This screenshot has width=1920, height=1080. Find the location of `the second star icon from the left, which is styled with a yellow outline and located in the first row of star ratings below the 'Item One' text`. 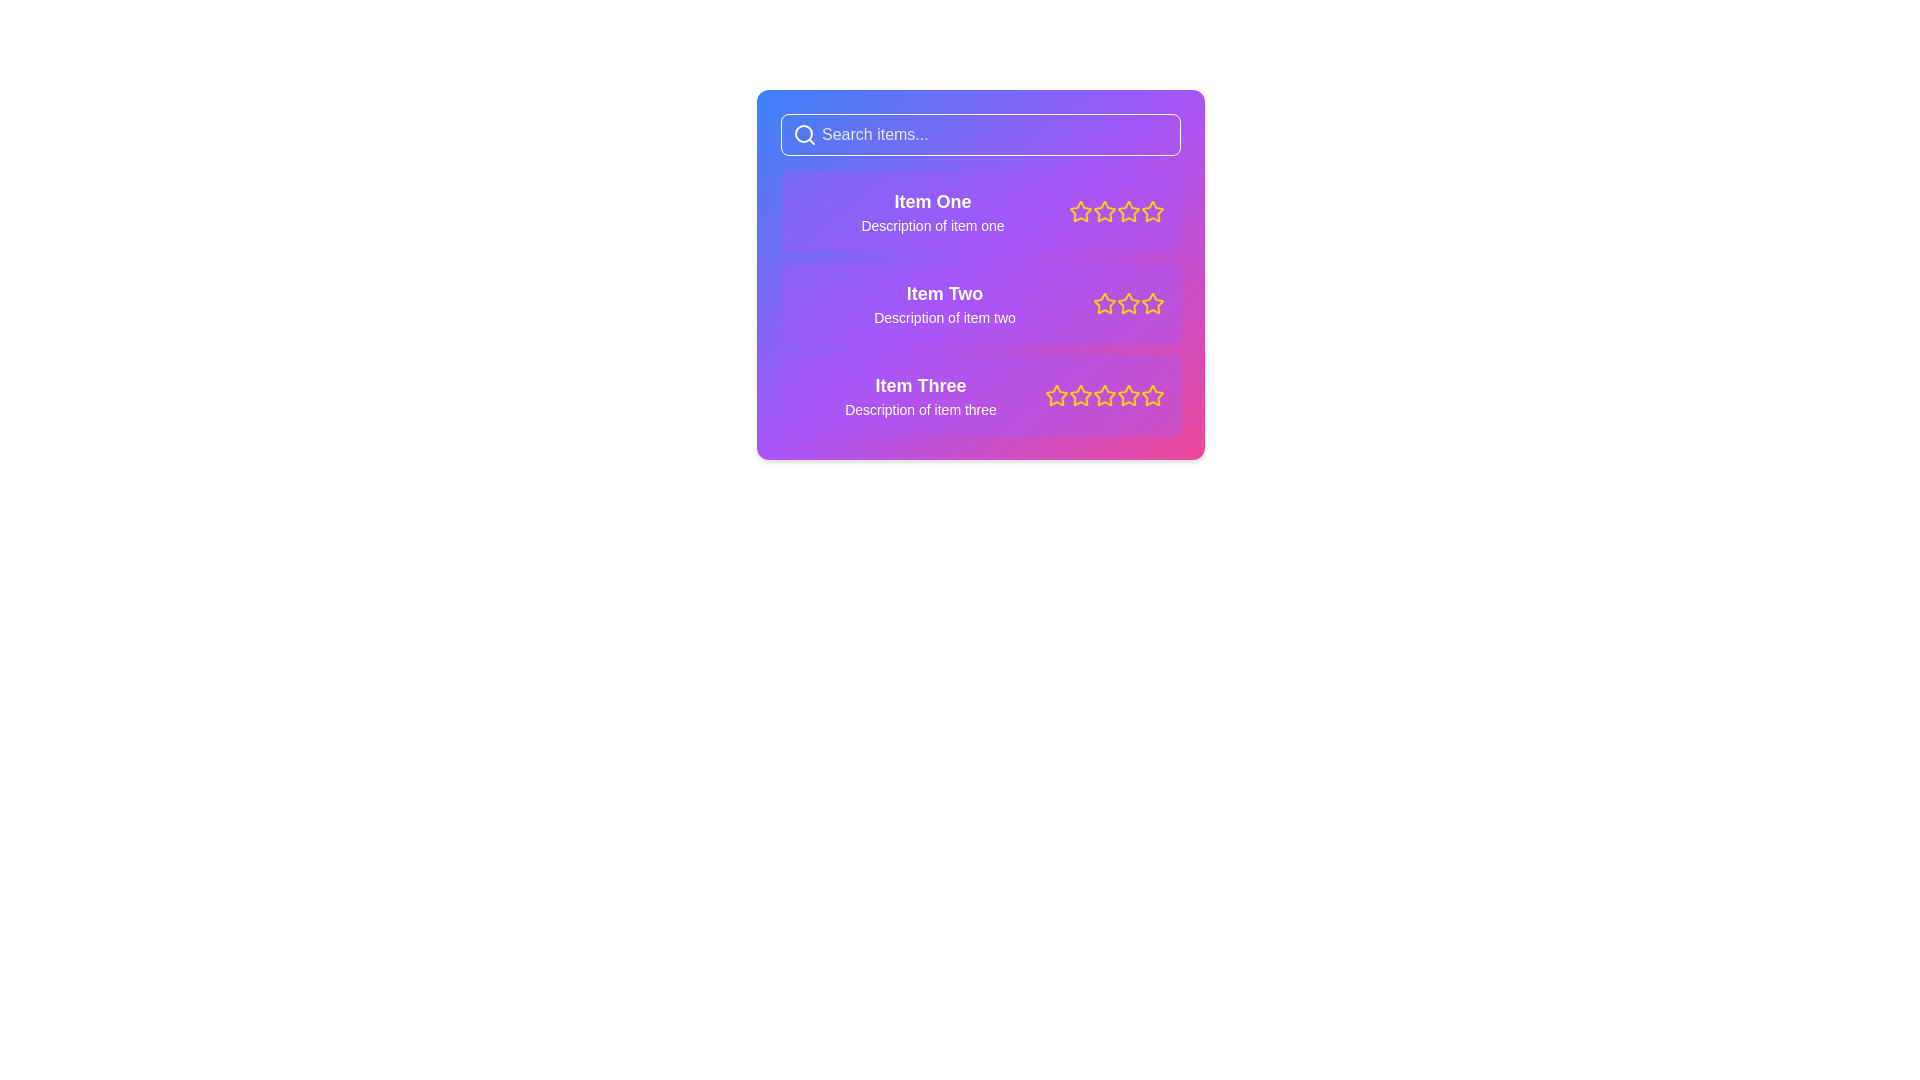

the second star icon from the left, which is styled with a yellow outline and located in the first row of star ratings below the 'Item One' text is located at coordinates (1103, 211).